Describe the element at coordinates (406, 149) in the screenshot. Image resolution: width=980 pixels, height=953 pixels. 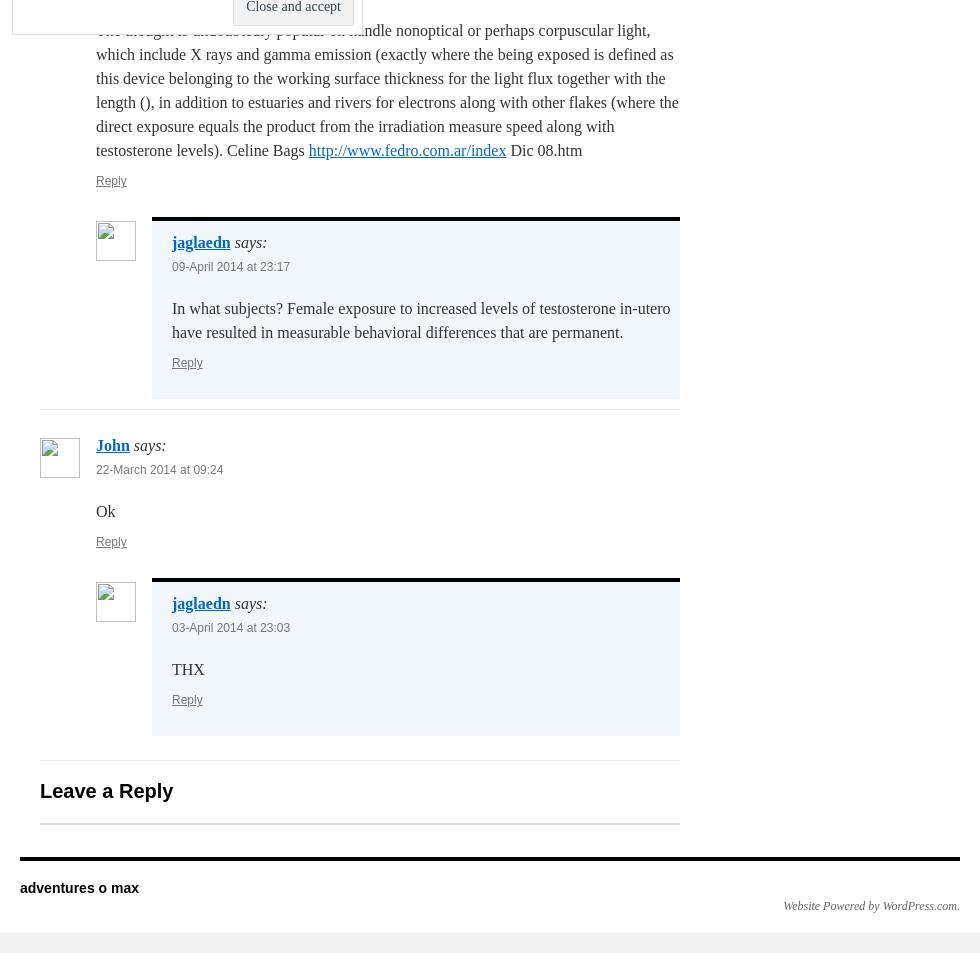
I see `'http://www.fedro.com.ar/index'` at that location.